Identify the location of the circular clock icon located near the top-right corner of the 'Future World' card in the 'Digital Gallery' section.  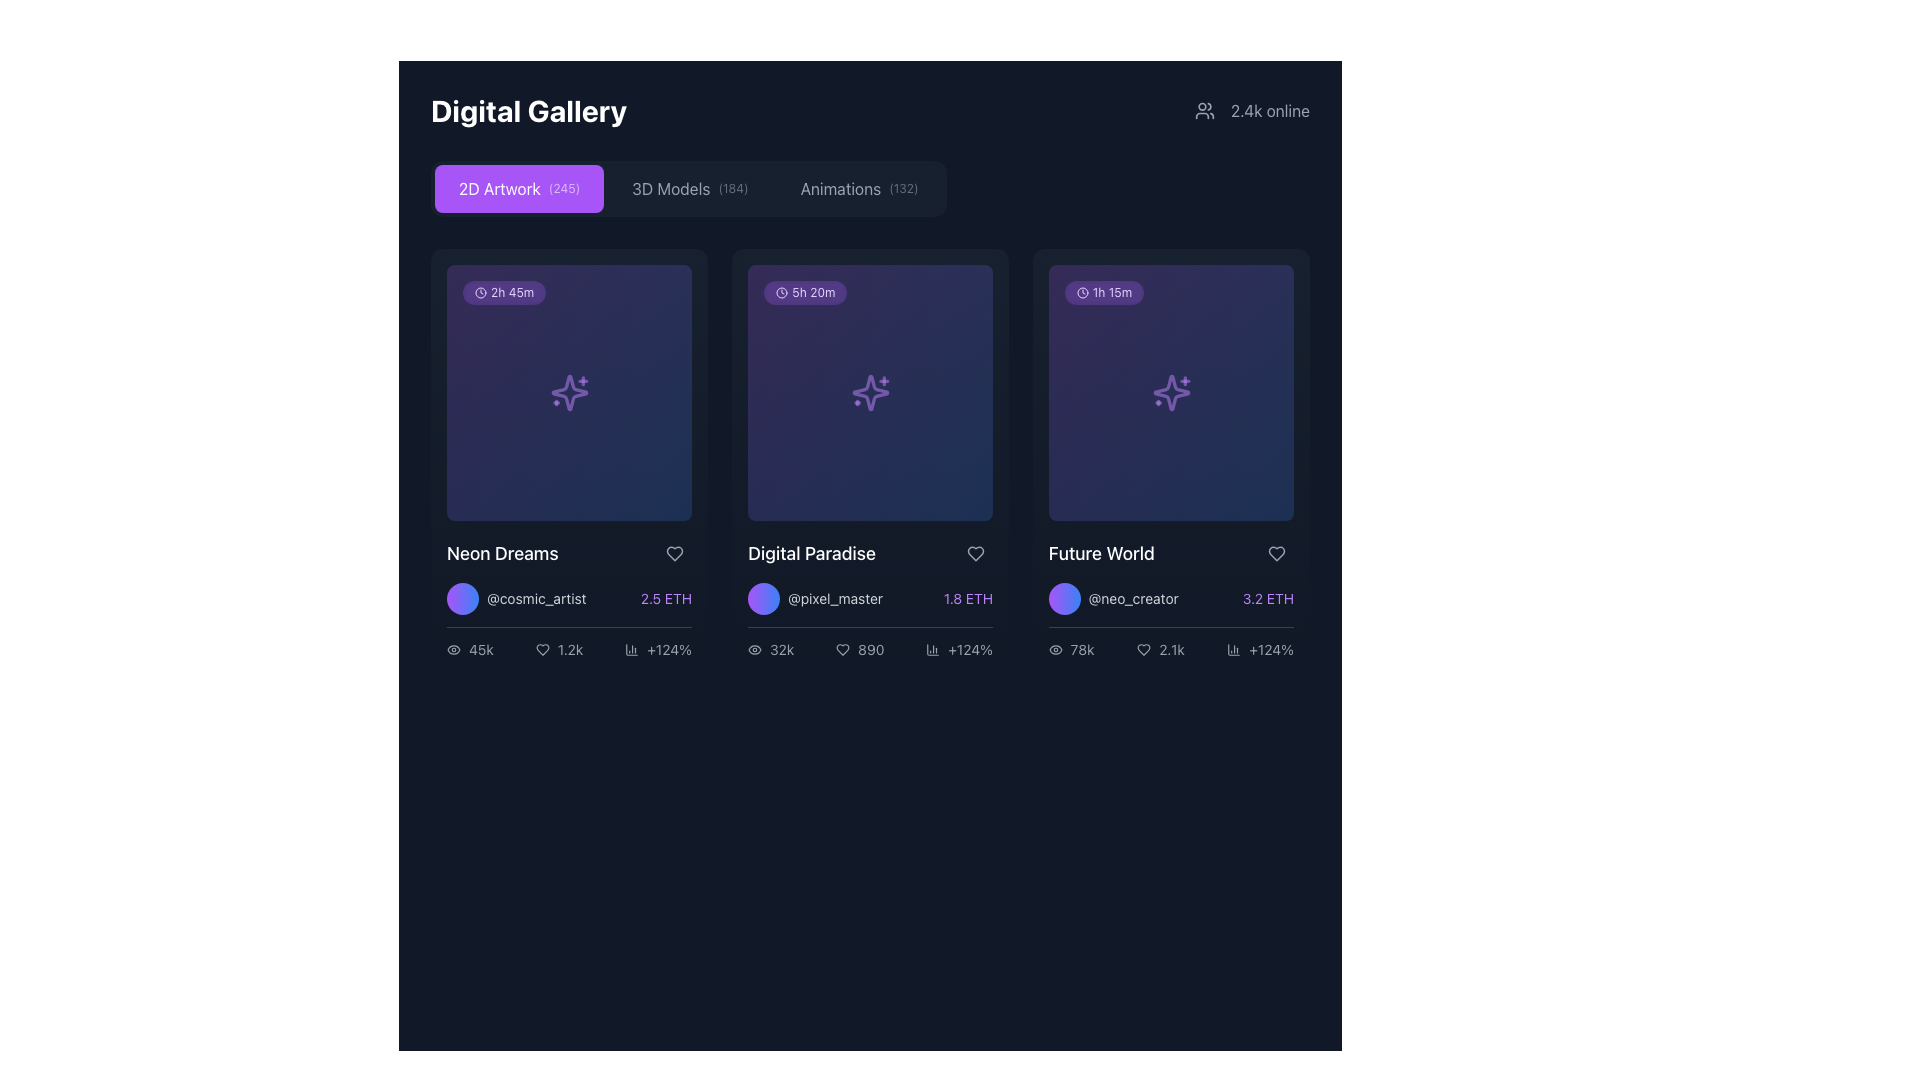
(1082, 293).